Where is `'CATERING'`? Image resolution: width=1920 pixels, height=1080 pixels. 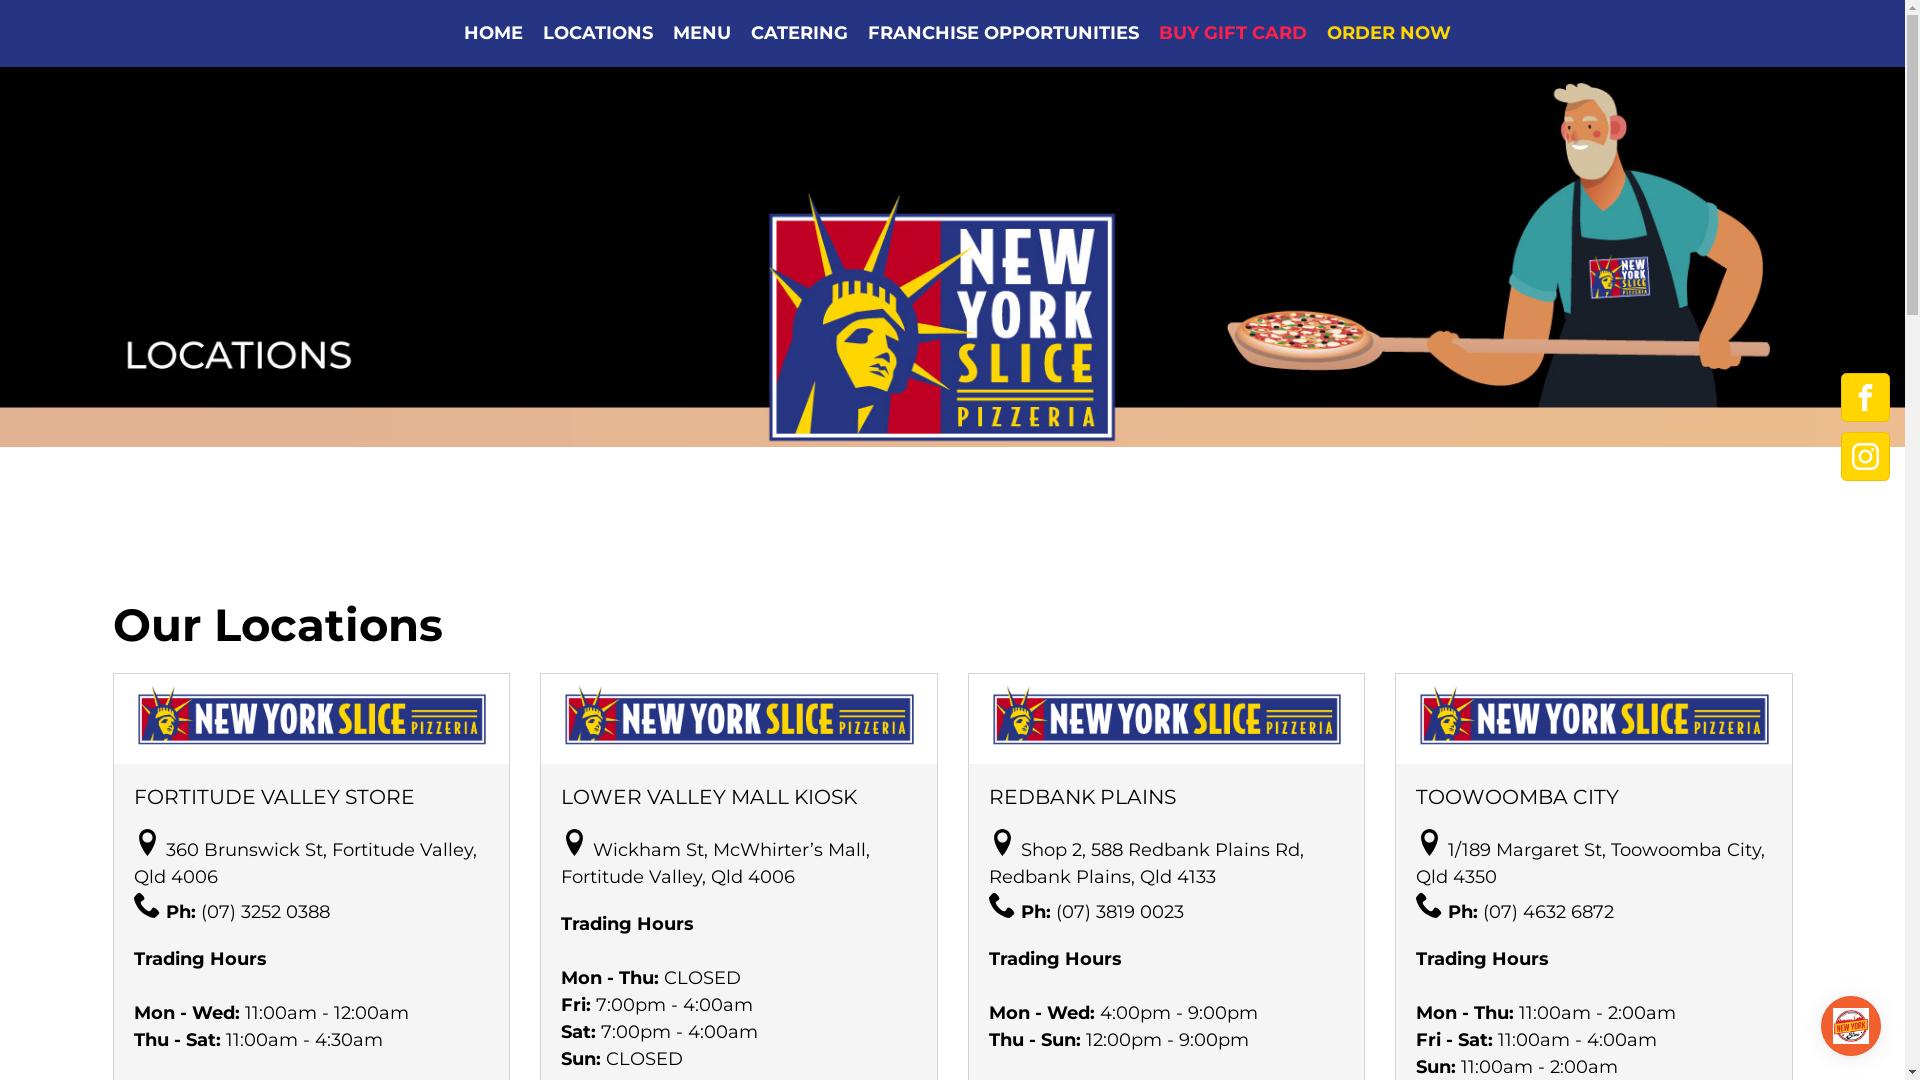 'CATERING' is located at coordinates (798, 33).